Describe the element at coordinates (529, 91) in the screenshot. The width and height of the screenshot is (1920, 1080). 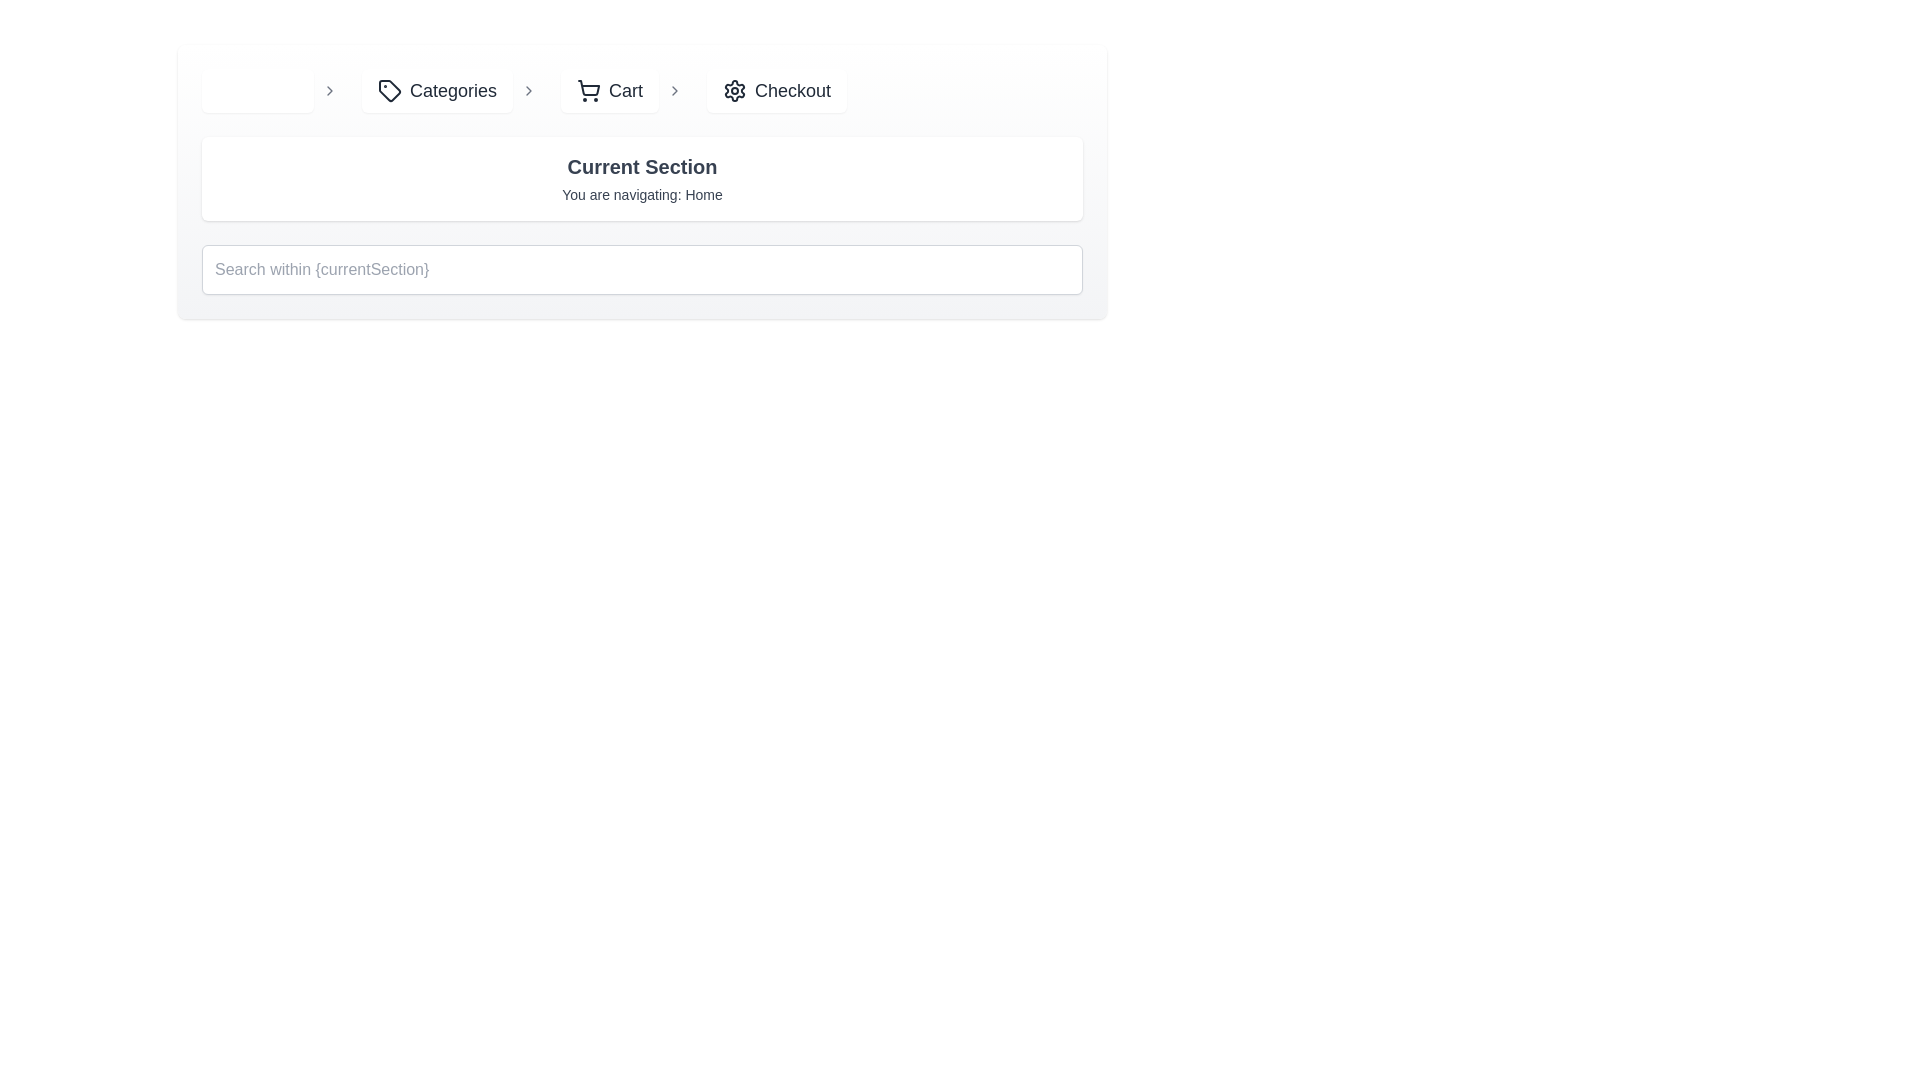
I see `the small gray chevron icon pointing right, located next to the 'Categories' label in the navigation menu` at that location.